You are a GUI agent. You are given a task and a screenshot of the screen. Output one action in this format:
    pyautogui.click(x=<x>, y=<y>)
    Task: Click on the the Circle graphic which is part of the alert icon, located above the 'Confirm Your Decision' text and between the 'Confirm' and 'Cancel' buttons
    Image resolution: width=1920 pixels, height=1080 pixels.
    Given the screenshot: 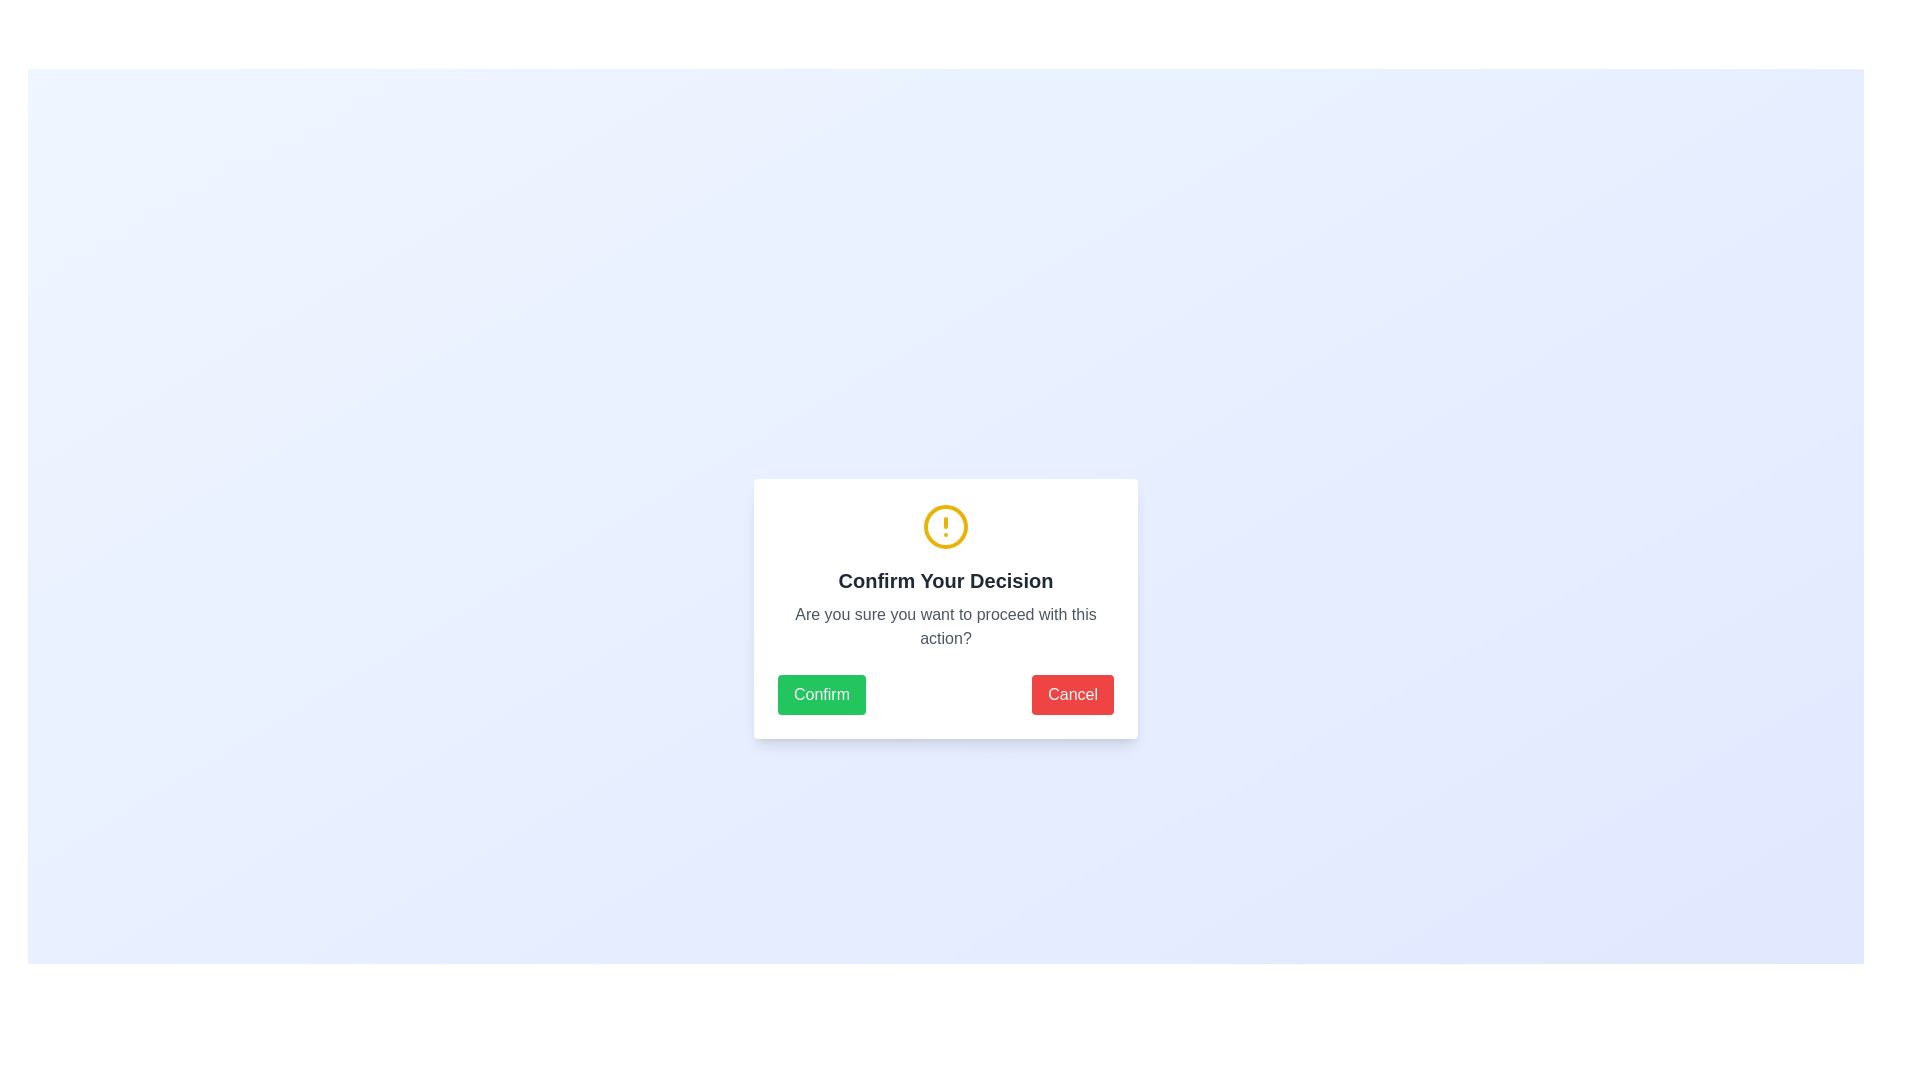 What is the action you would take?
    pyautogui.click(x=944, y=526)
    